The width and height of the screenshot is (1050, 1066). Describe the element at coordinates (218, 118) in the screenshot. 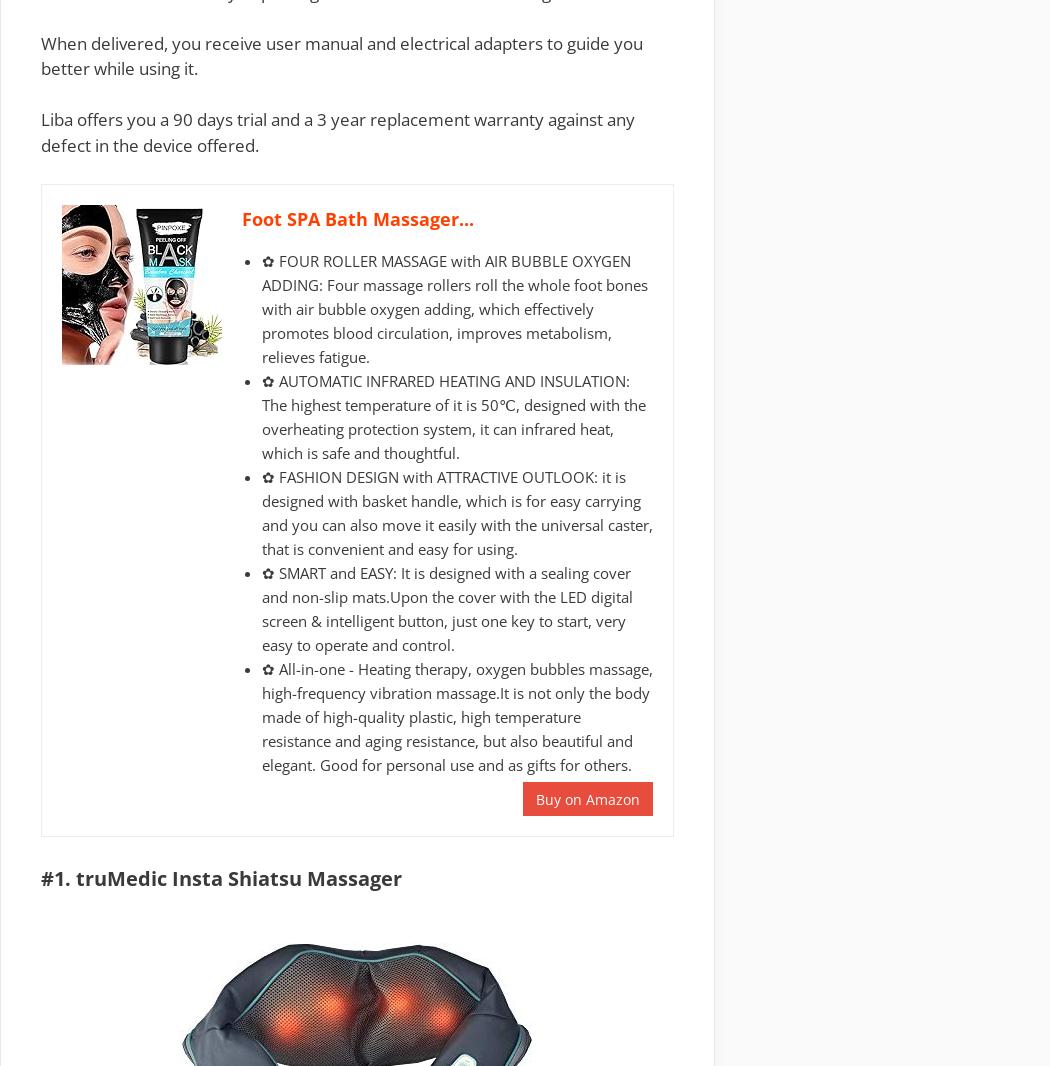

I see `'90 days trial'` at that location.